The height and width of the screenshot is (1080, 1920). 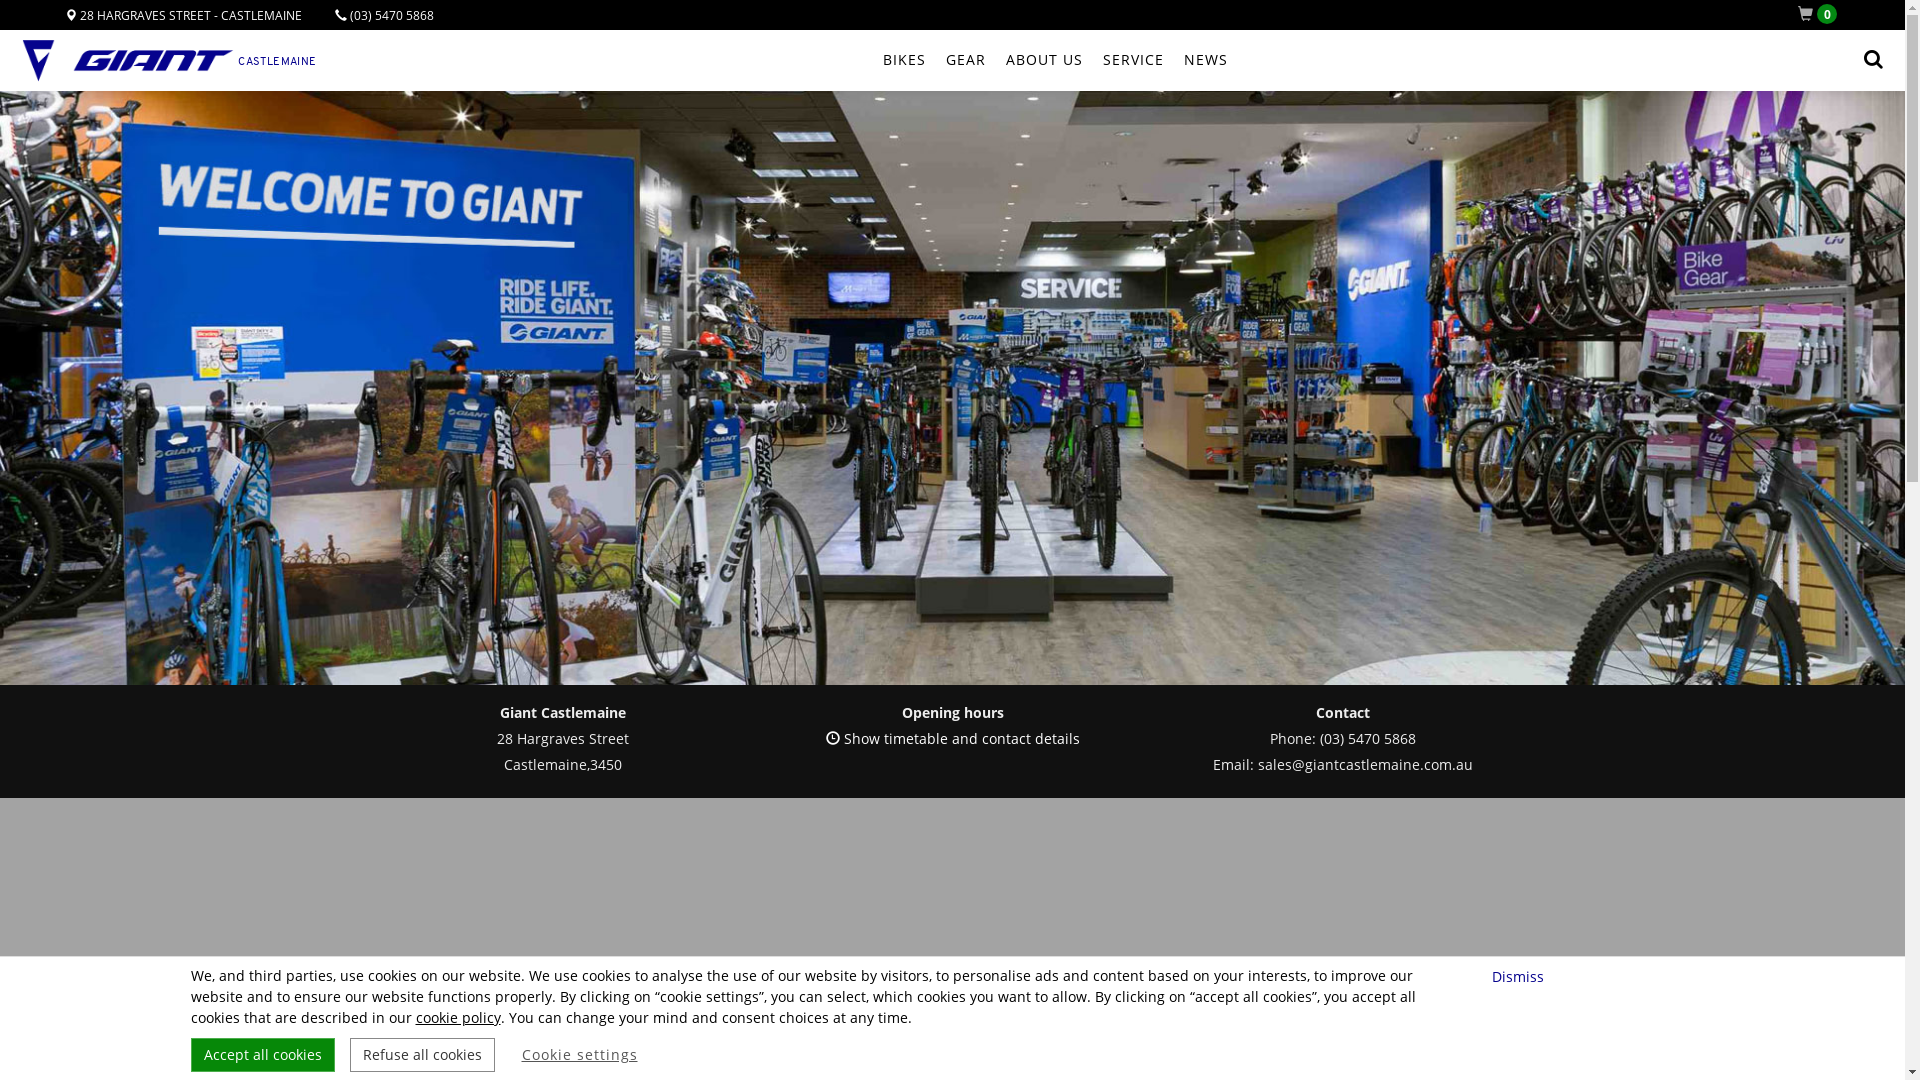 What do you see at coordinates (1520, 975) in the screenshot?
I see `'Dismiss'` at bounding box center [1520, 975].